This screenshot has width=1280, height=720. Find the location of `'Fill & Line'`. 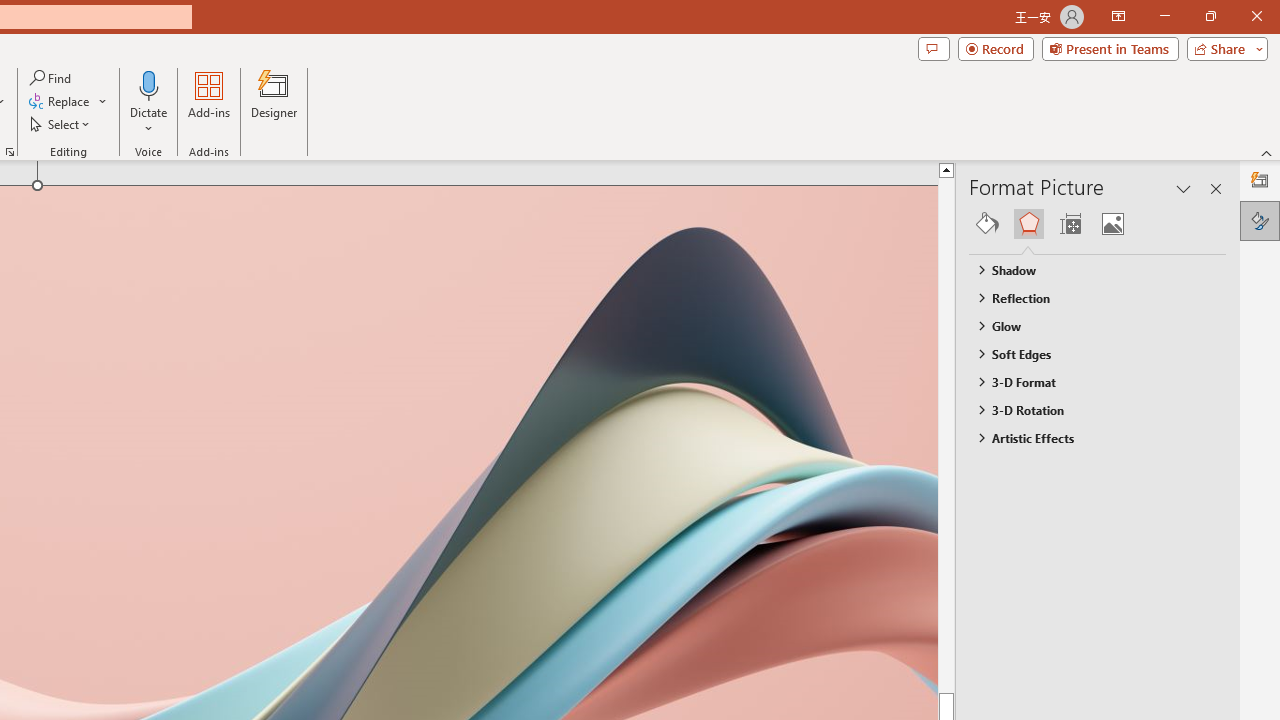

'Fill & Line' is located at coordinates (987, 223).